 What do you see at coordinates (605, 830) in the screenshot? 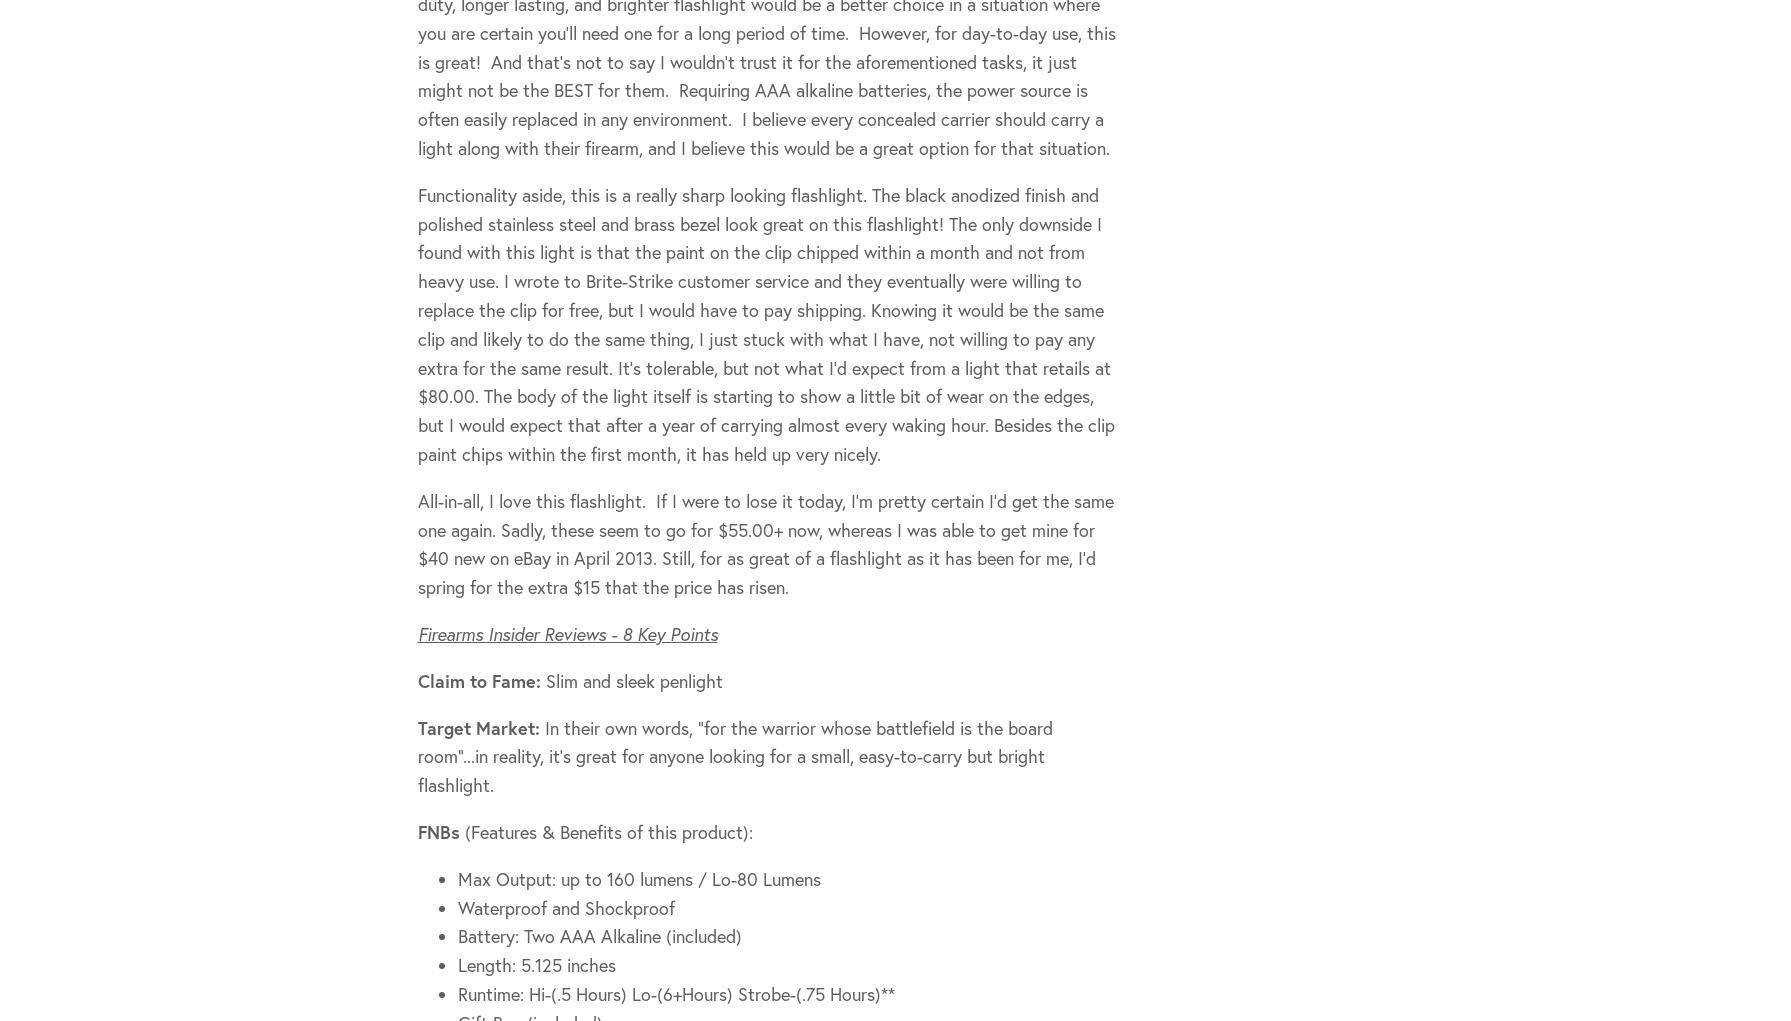
I see `'(Features & Benefits of this product):'` at bounding box center [605, 830].